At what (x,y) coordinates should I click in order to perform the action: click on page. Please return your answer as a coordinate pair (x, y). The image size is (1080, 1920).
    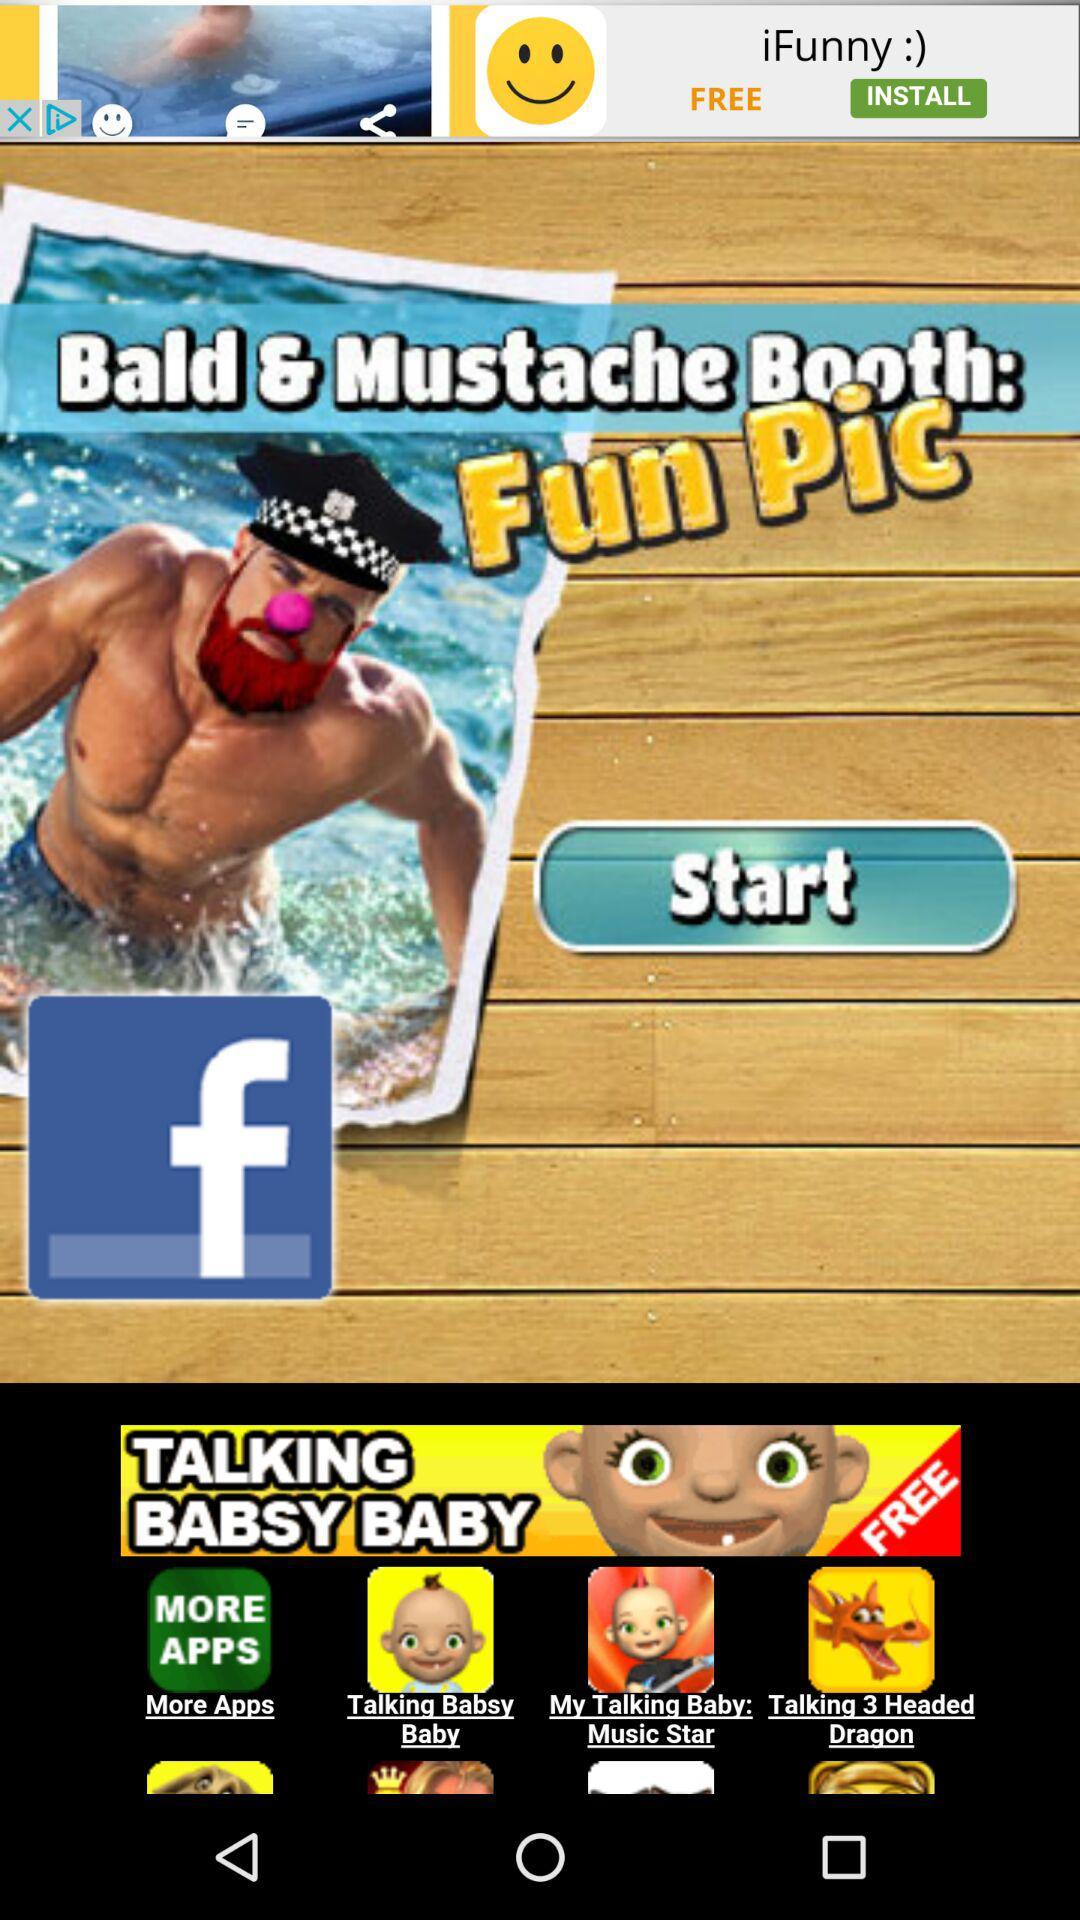
    Looking at the image, I should click on (540, 70).